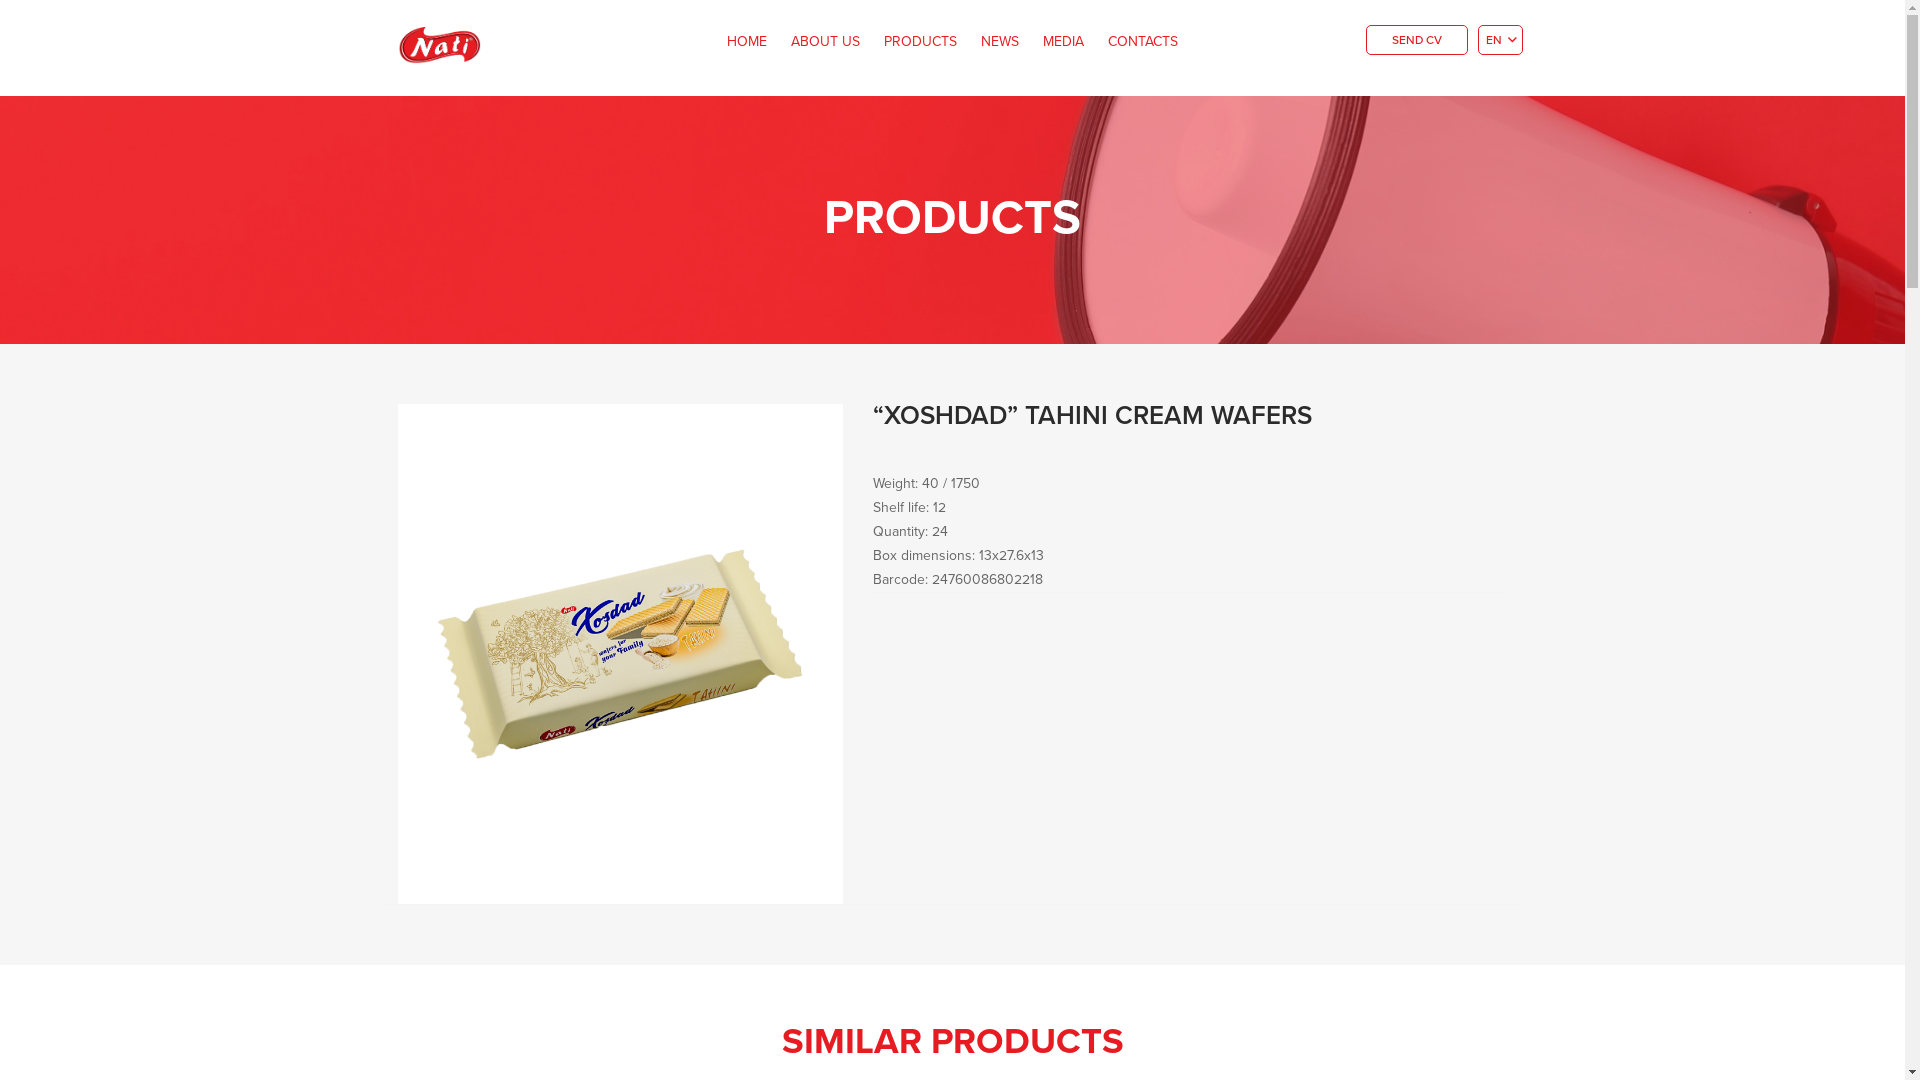 Image resolution: width=1920 pixels, height=1080 pixels. What do you see at coordinates (1365, 39) in the screenshot?
I see `'SEND CV'` at bounding box center [1365, 39].